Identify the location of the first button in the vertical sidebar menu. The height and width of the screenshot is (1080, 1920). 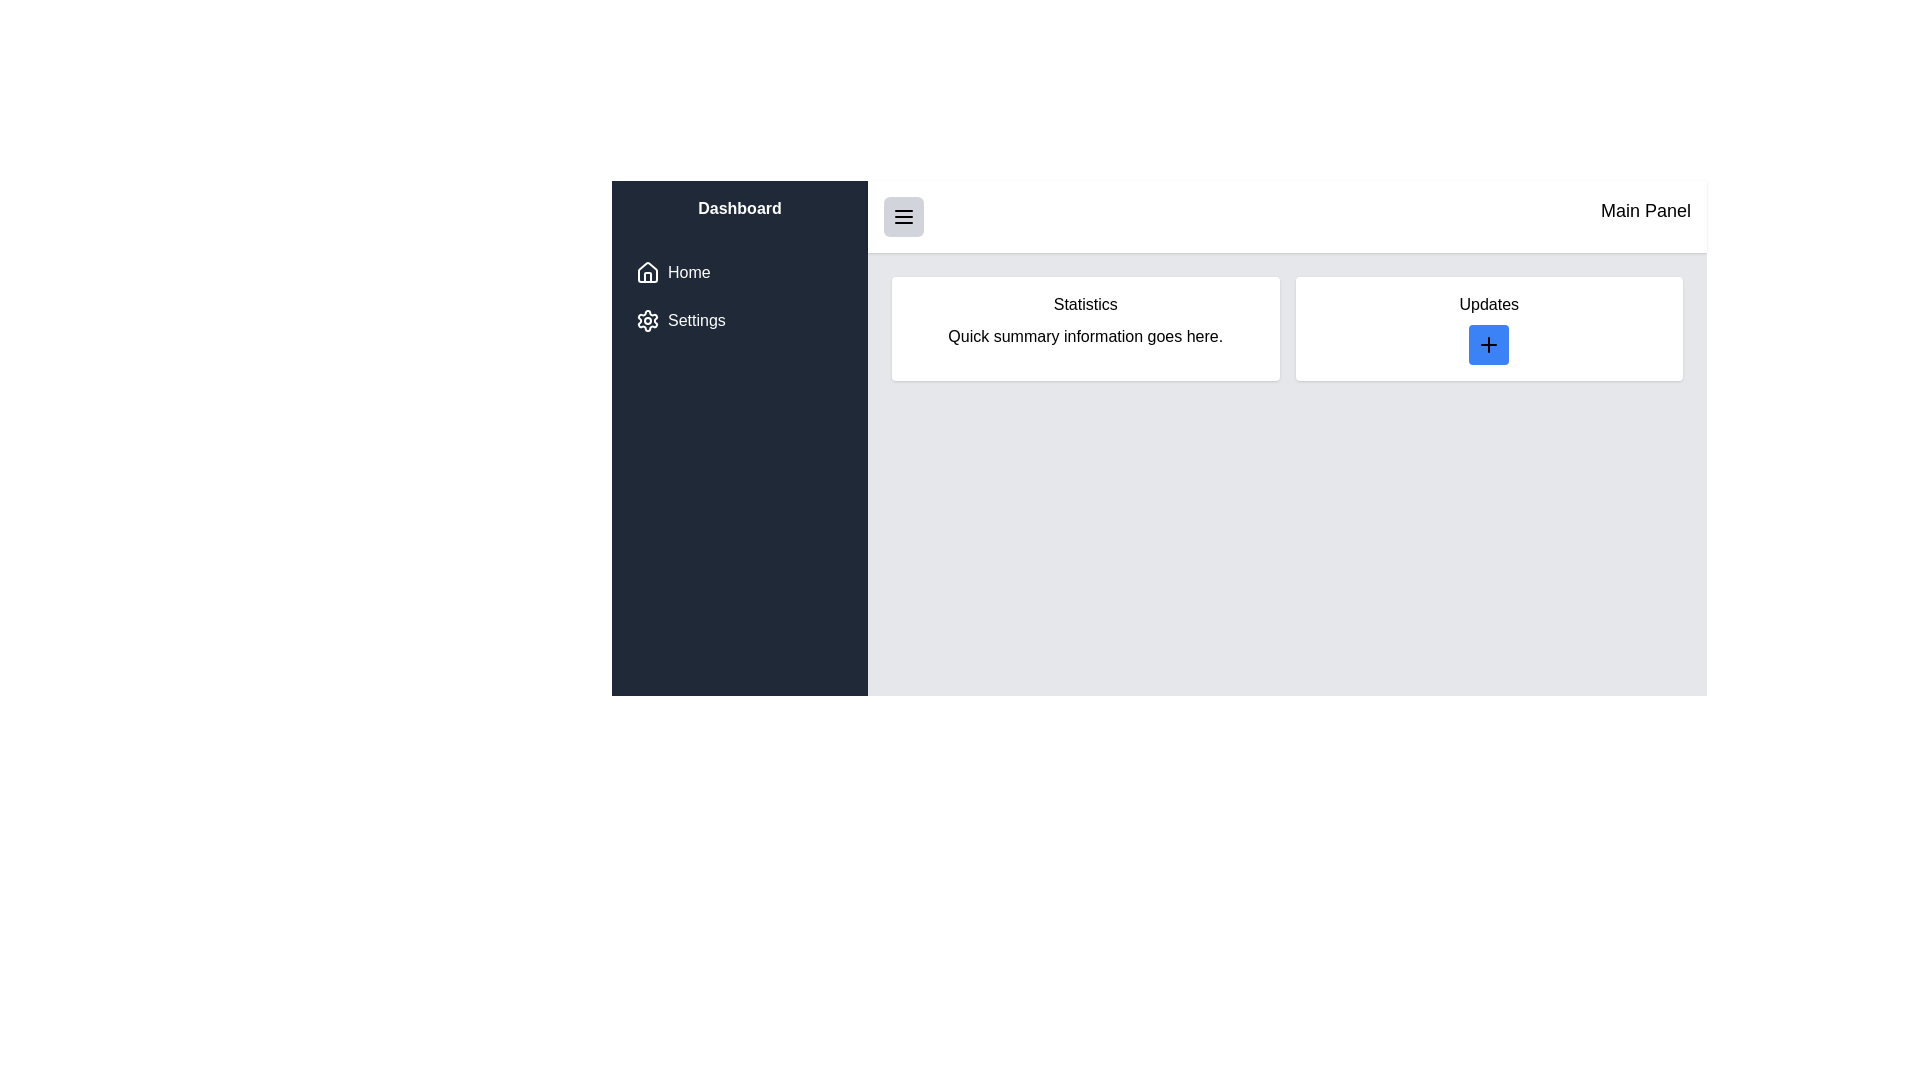
(738, 273).